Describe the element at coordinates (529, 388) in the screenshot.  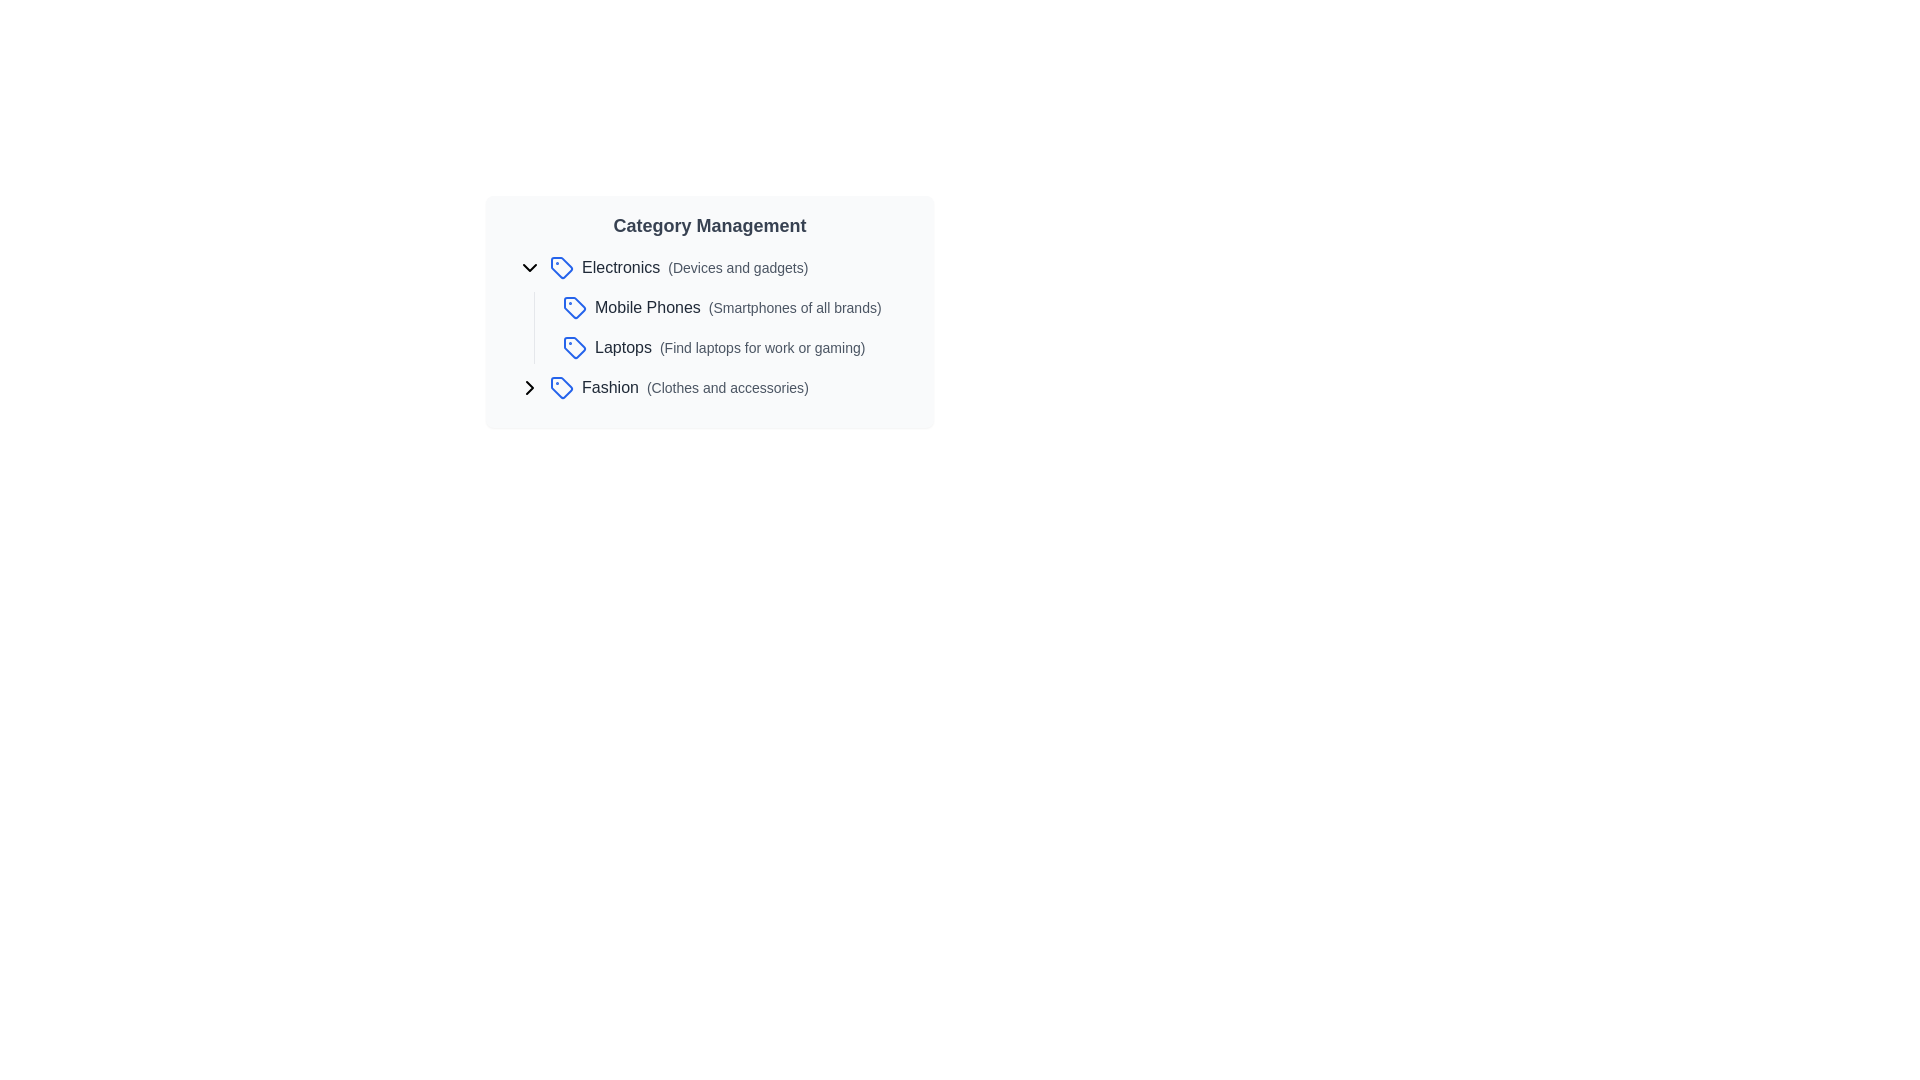
I see `the button located to the left of the 'Fashion (Clothes and accessories)' label in the 'Category Management' section` at that location.